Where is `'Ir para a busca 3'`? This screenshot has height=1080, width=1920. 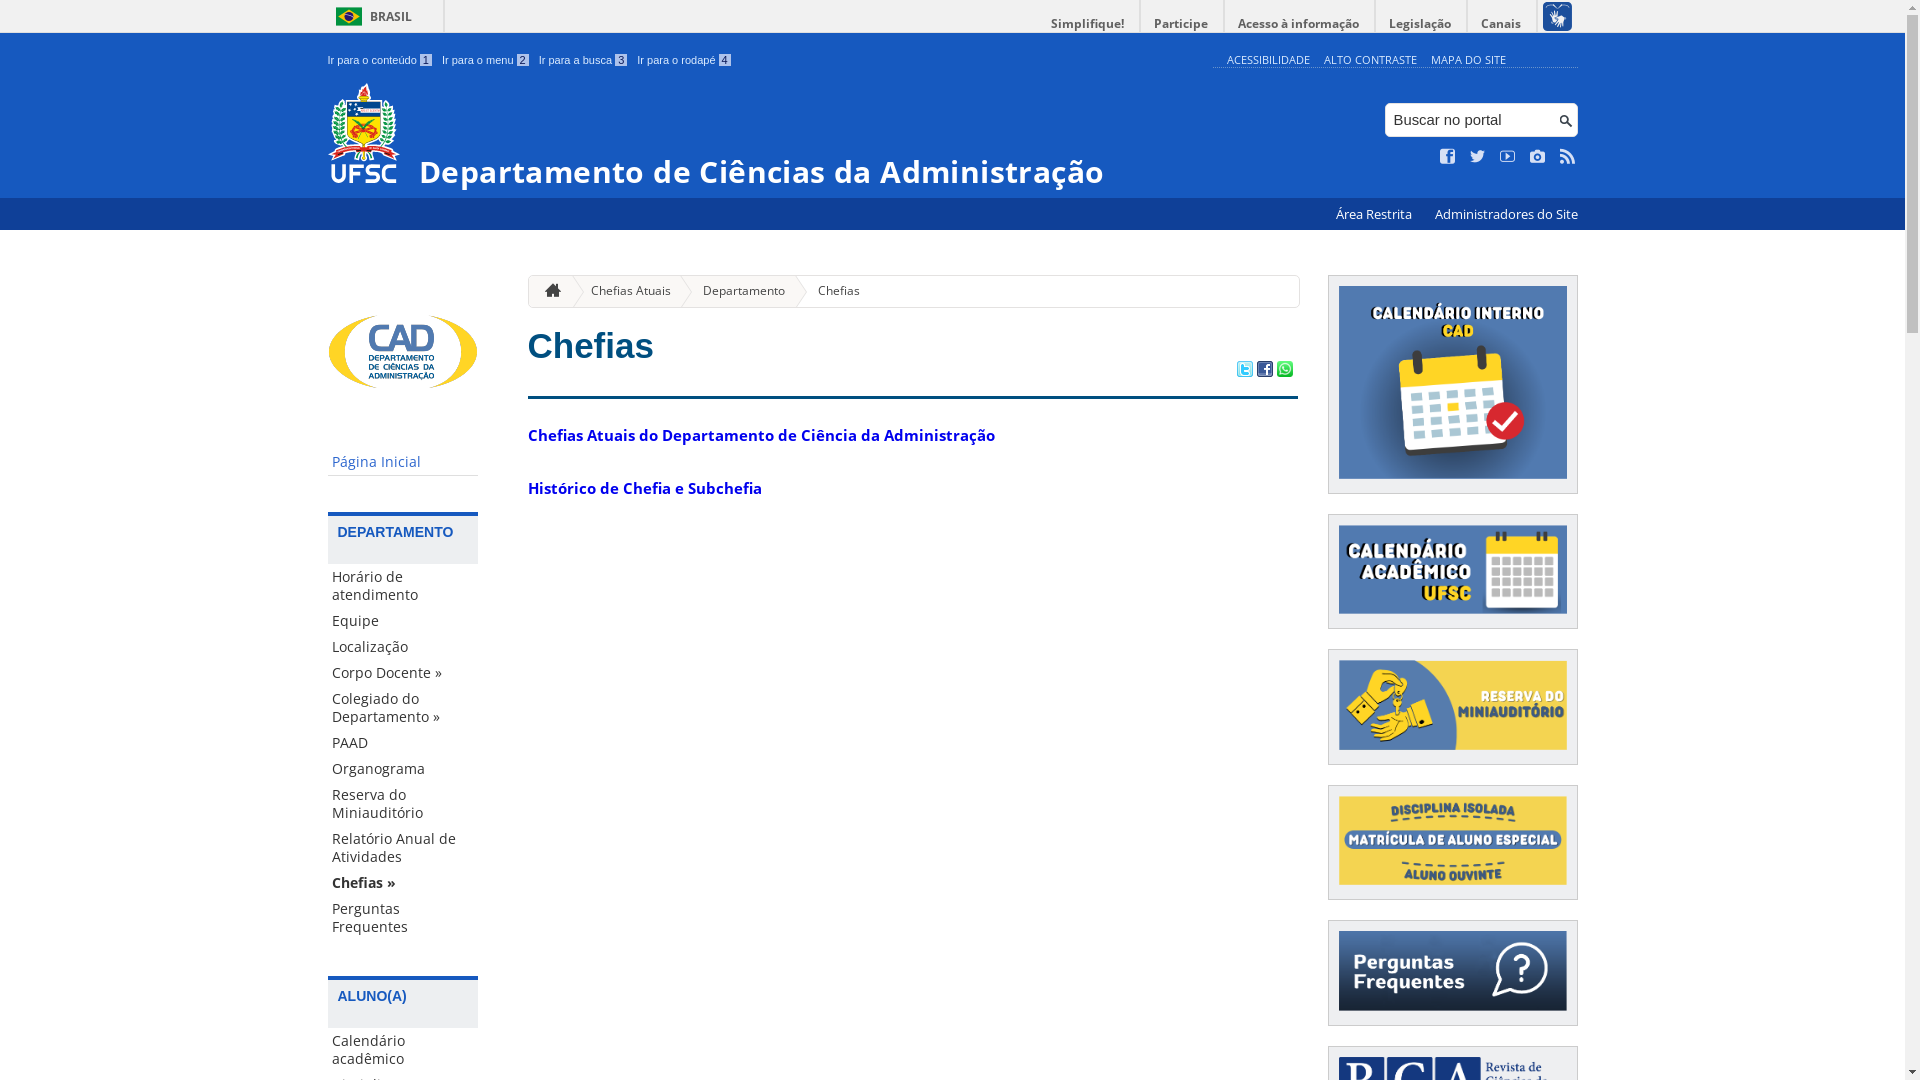 'Ir para a busca 3' is located at coordinates (538, 59).